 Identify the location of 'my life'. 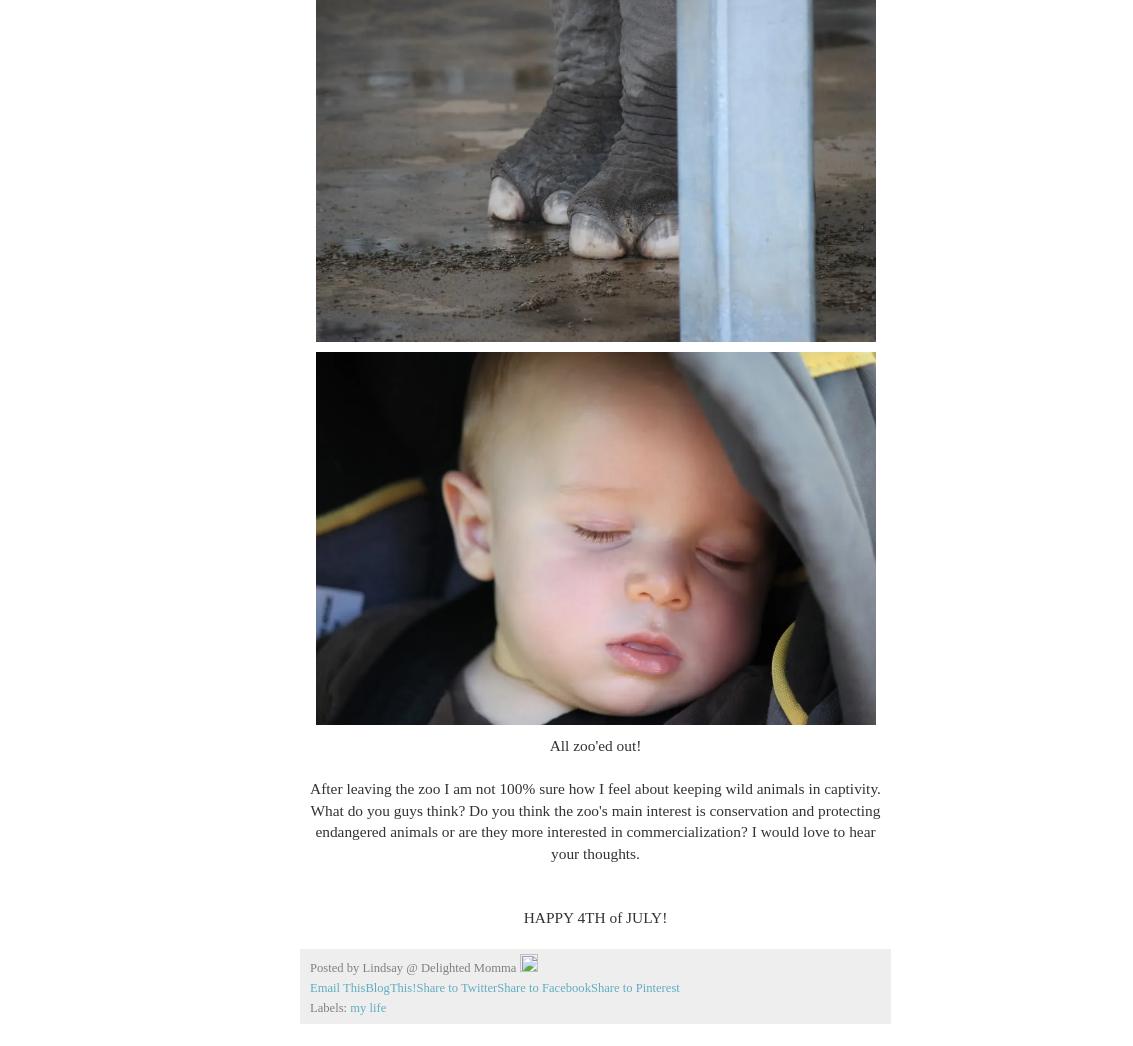
(348, 1008).